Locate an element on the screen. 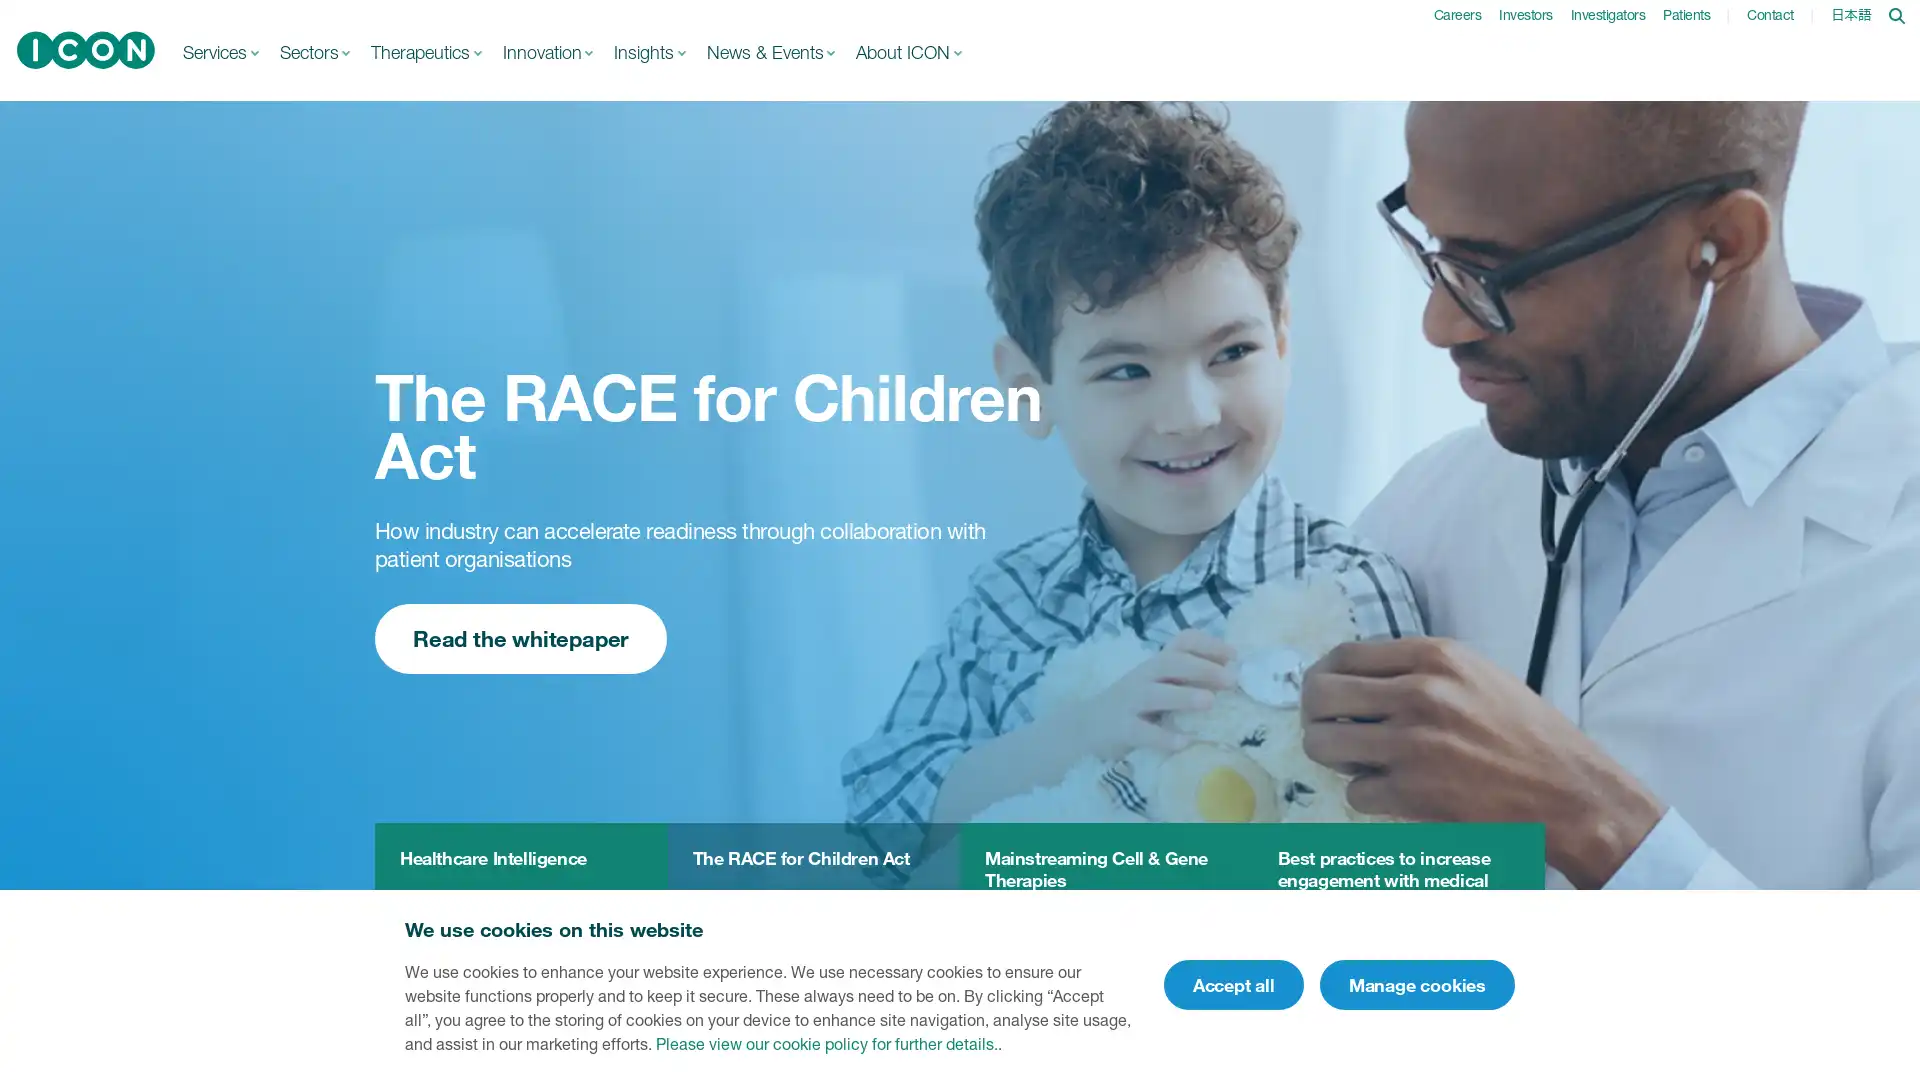  Manage cookies is located at coordinates (1415, 983).